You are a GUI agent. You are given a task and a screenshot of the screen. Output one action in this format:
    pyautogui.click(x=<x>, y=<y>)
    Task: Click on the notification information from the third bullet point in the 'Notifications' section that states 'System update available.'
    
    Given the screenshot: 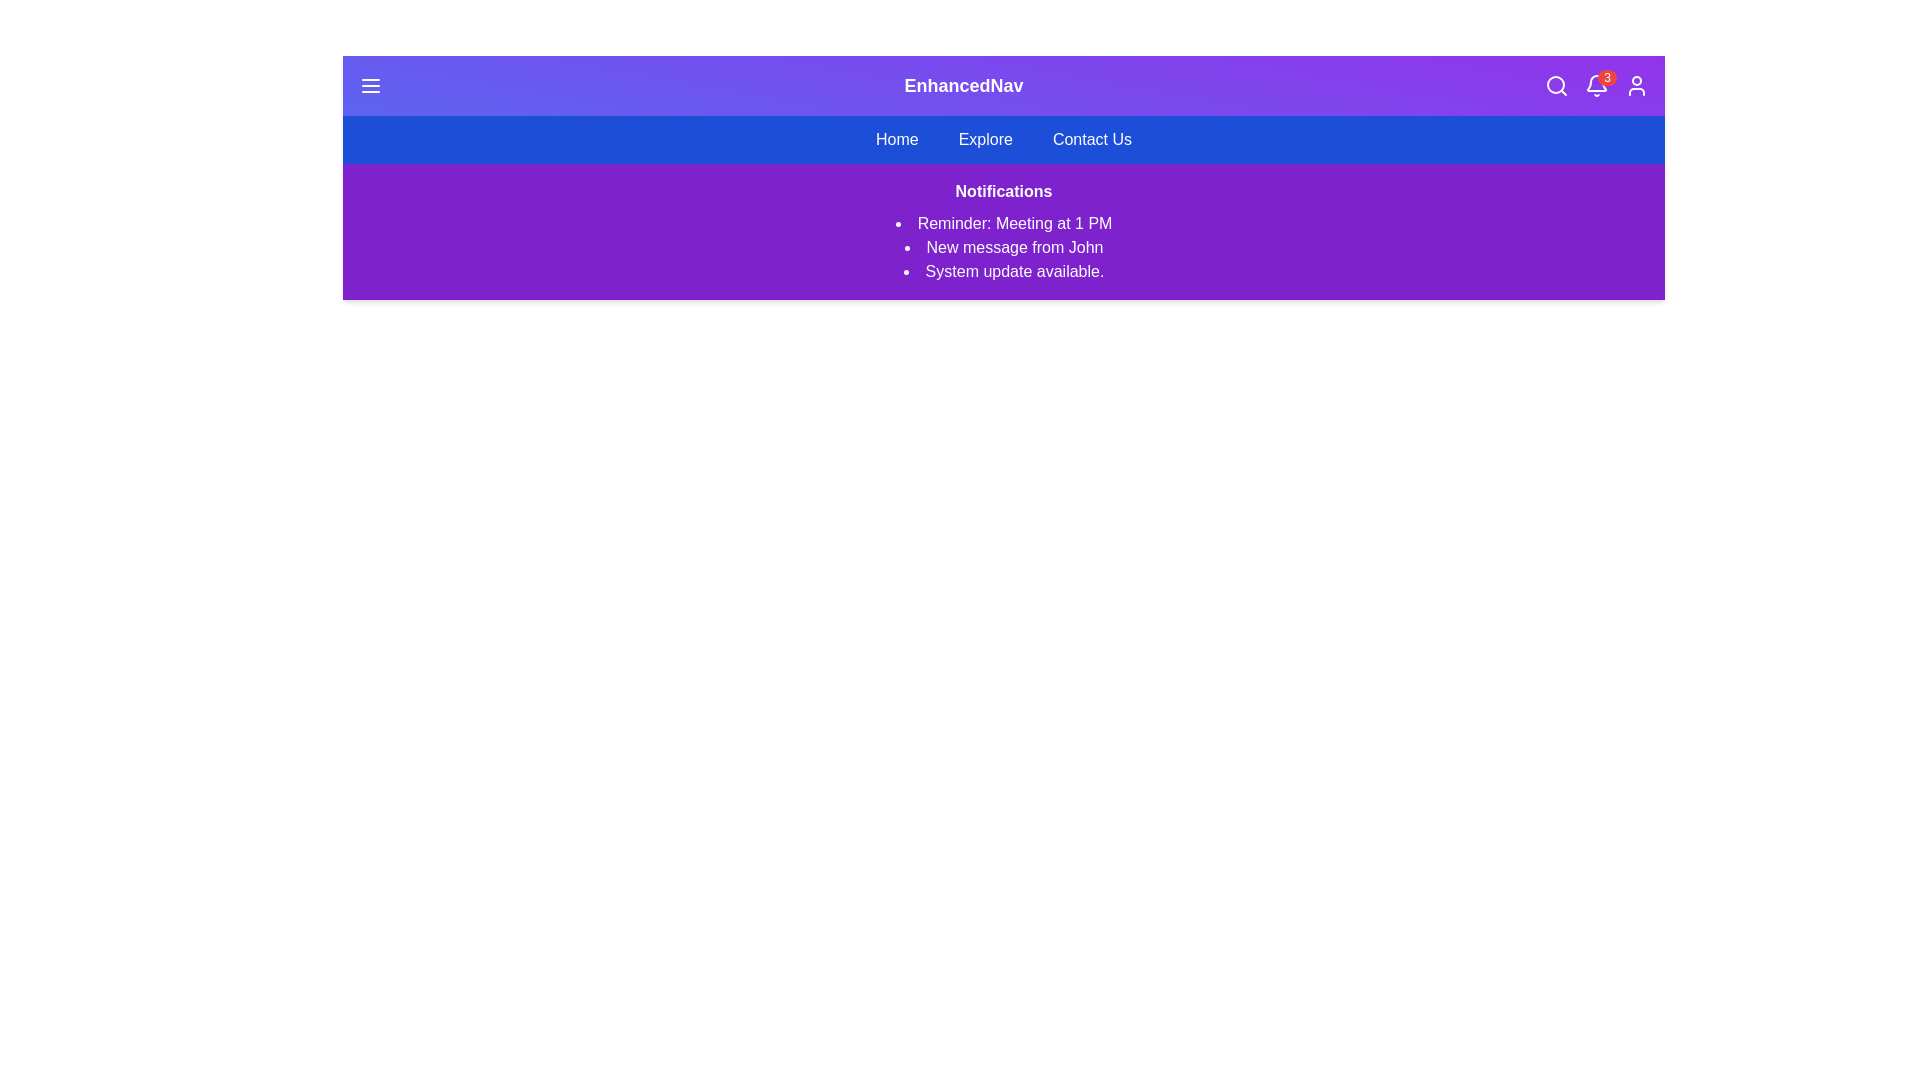 What is the action you would take?
    pyautogui.click(x=1003, y=272)
    